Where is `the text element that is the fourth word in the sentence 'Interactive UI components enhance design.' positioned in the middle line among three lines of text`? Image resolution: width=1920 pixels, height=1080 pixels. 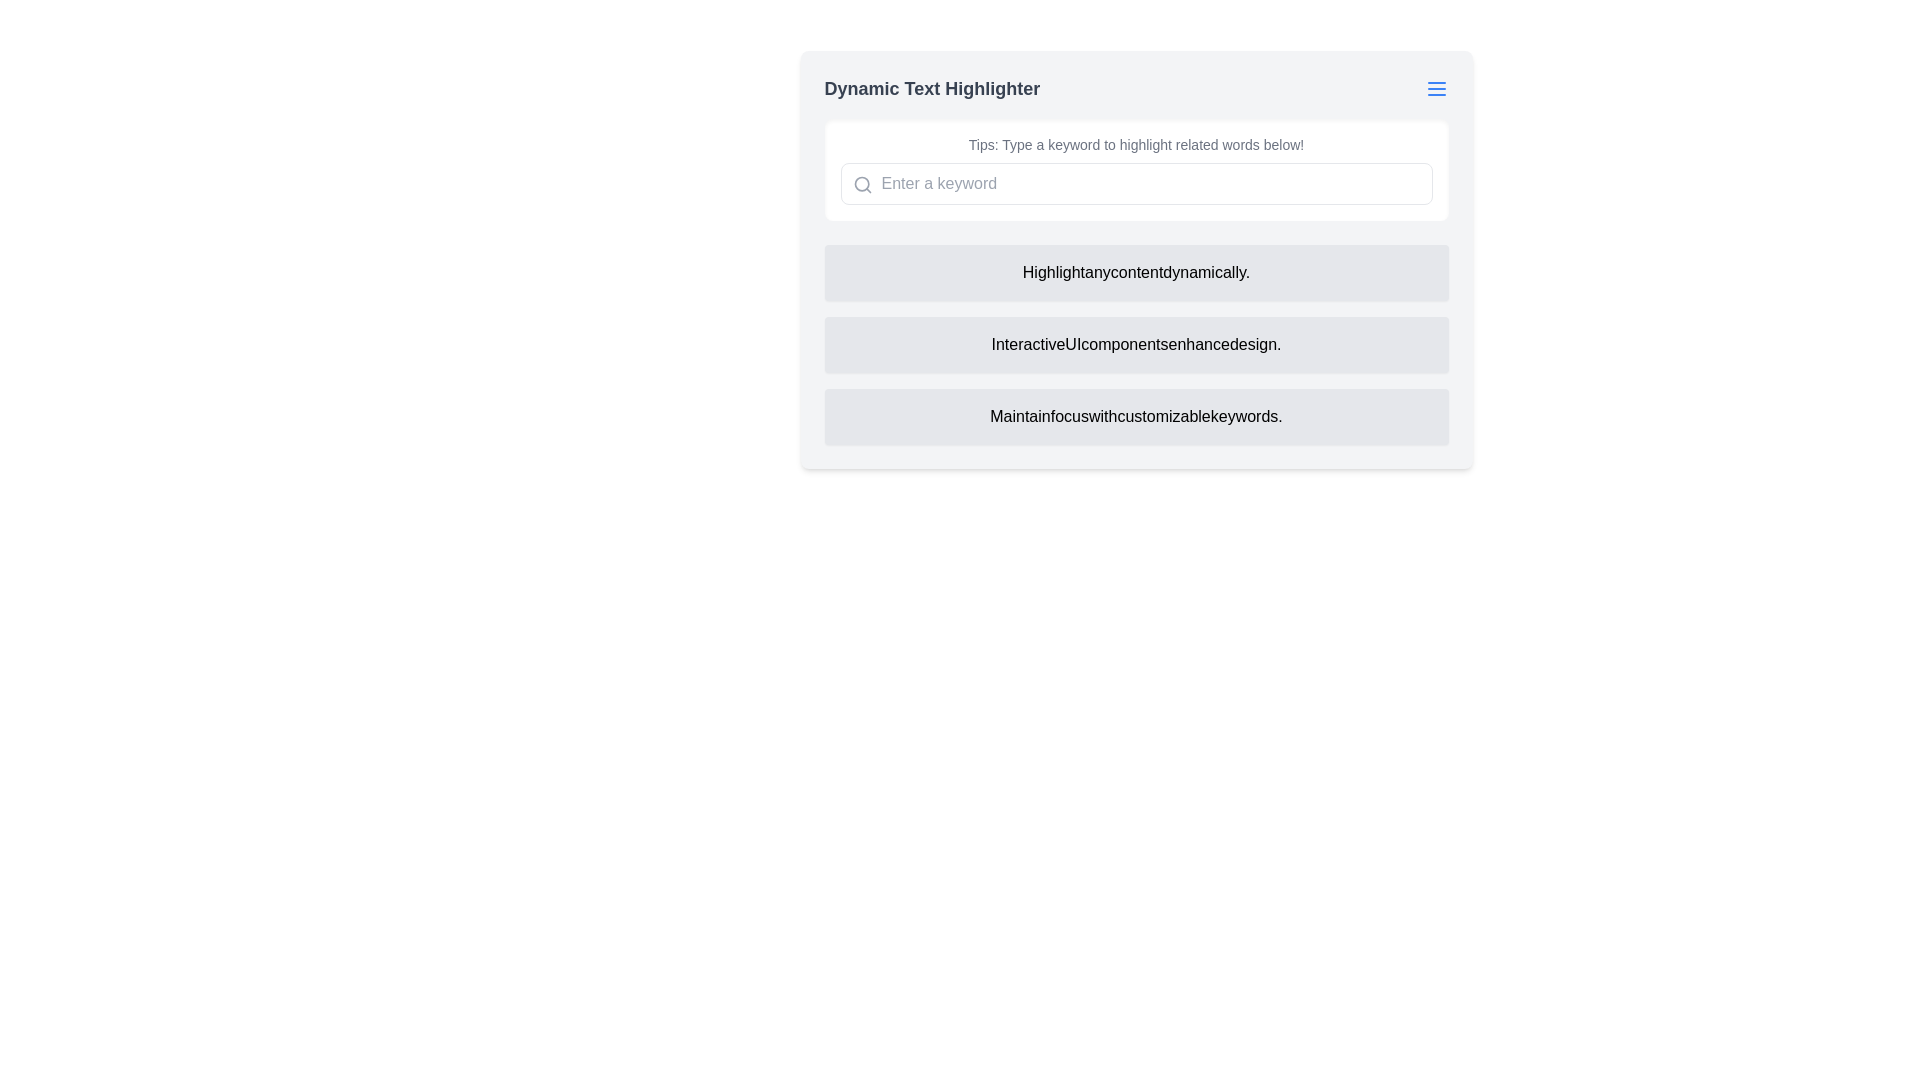 the text element that is the fourth word in the sentence 'Interactive UI components enhance design.' positioned in the middle line among three lines of text is located at coordinates (1199, 343).